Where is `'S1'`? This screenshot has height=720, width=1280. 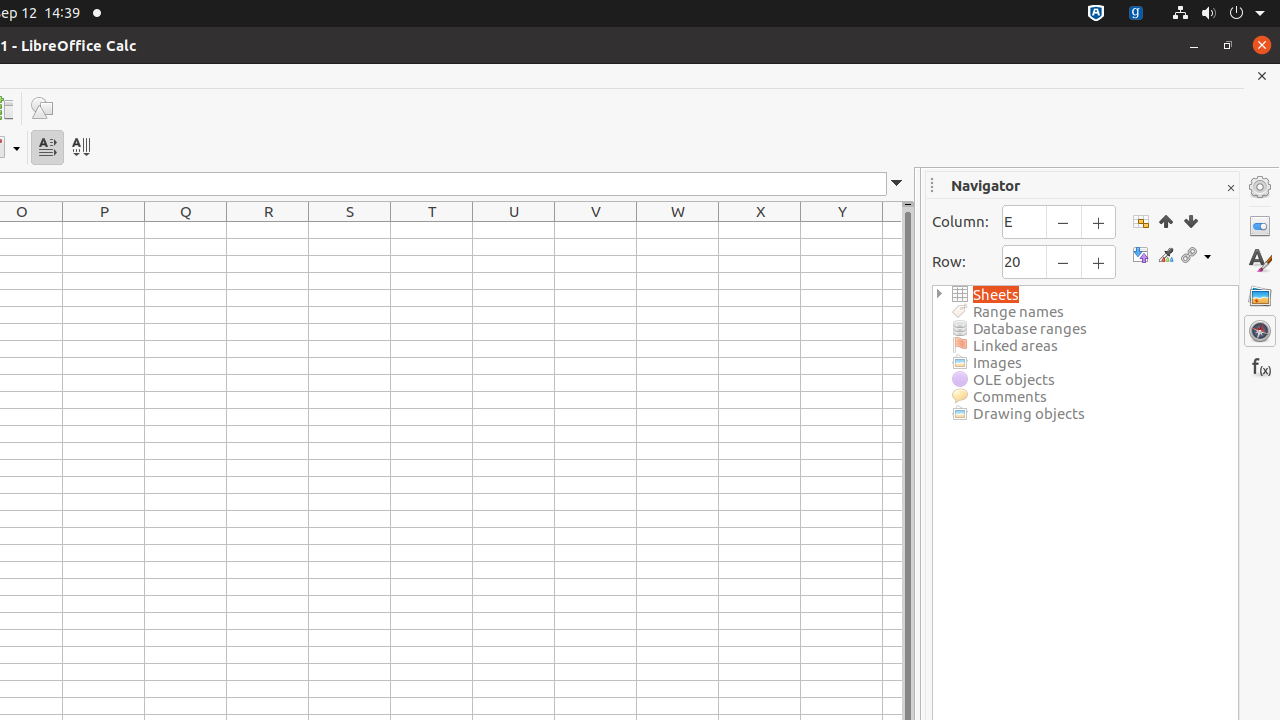
'S1' is located at coordinates (349, 229).